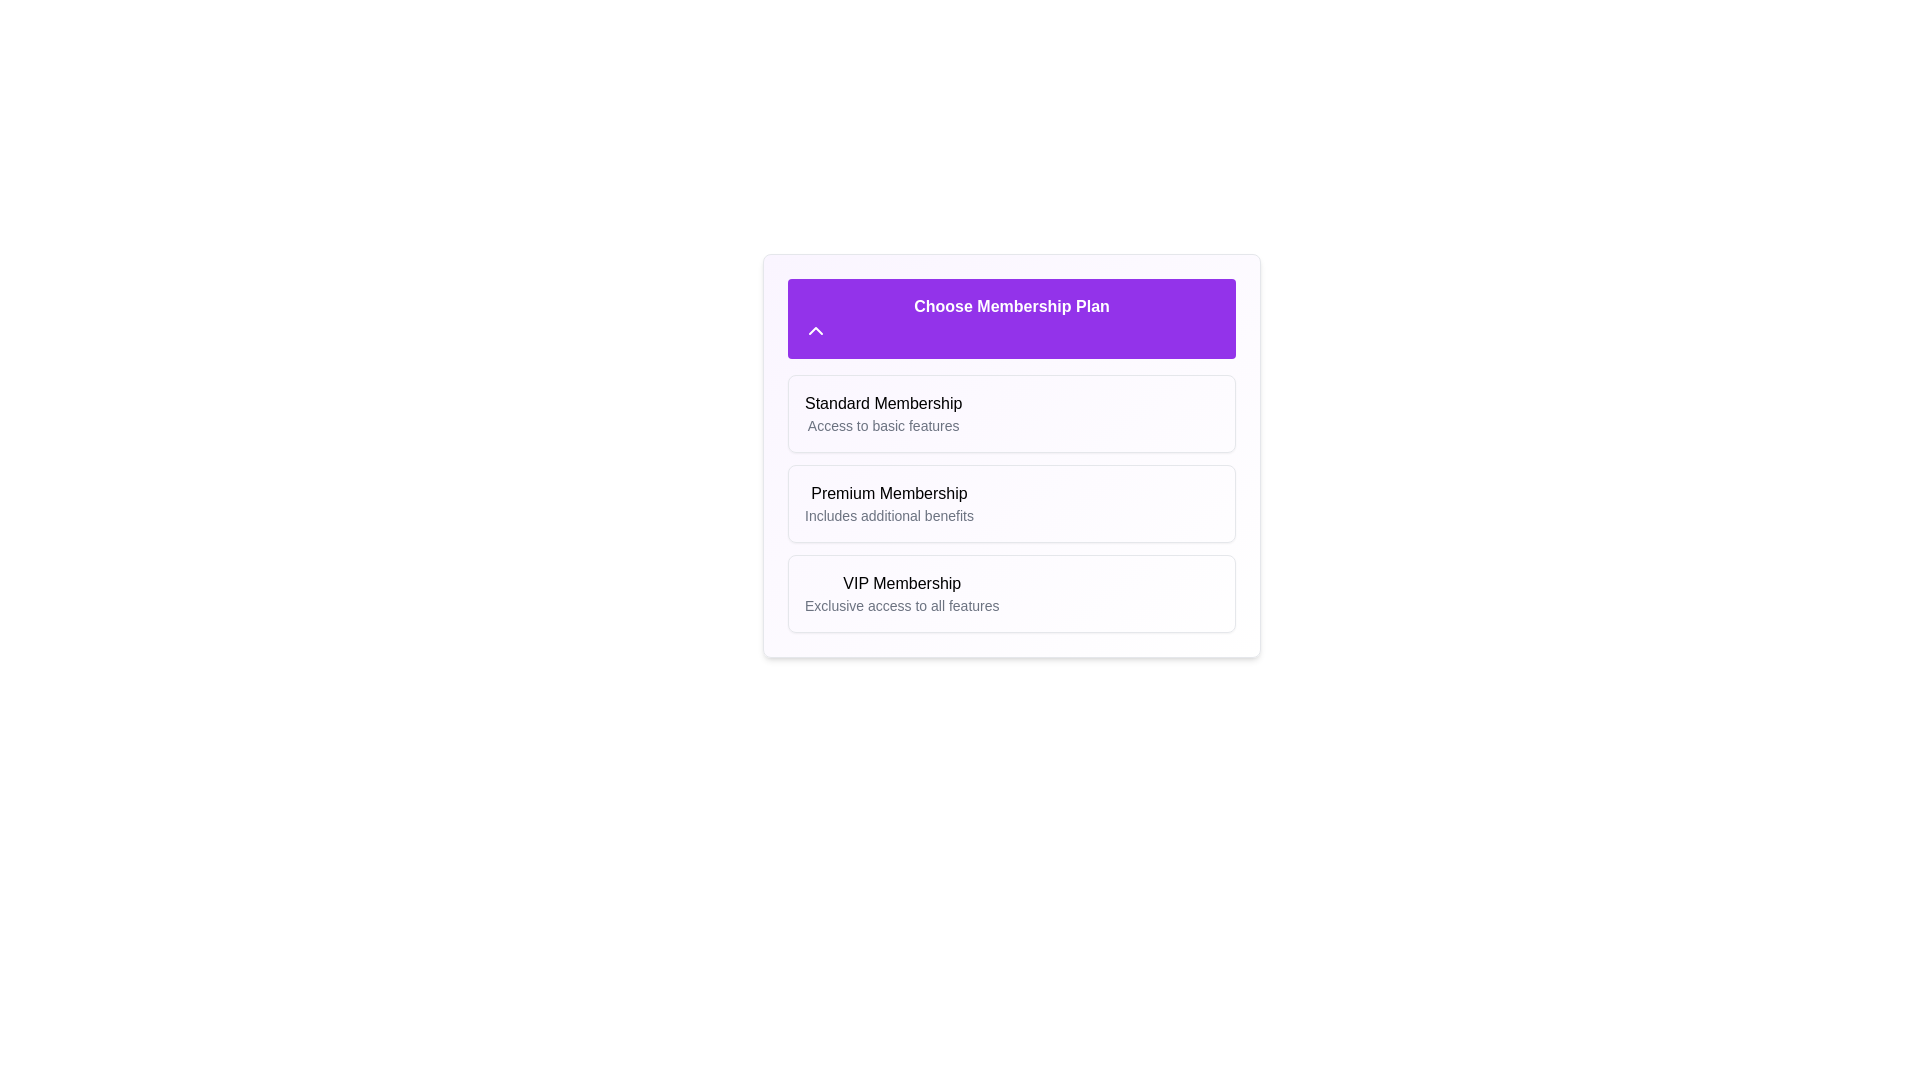  What do you see at coordinates (816, 330) in the screenshot?
I see `the chevron icon on the left side of the 'Choose Membership Plan' section` at bounding box center [816, 330].